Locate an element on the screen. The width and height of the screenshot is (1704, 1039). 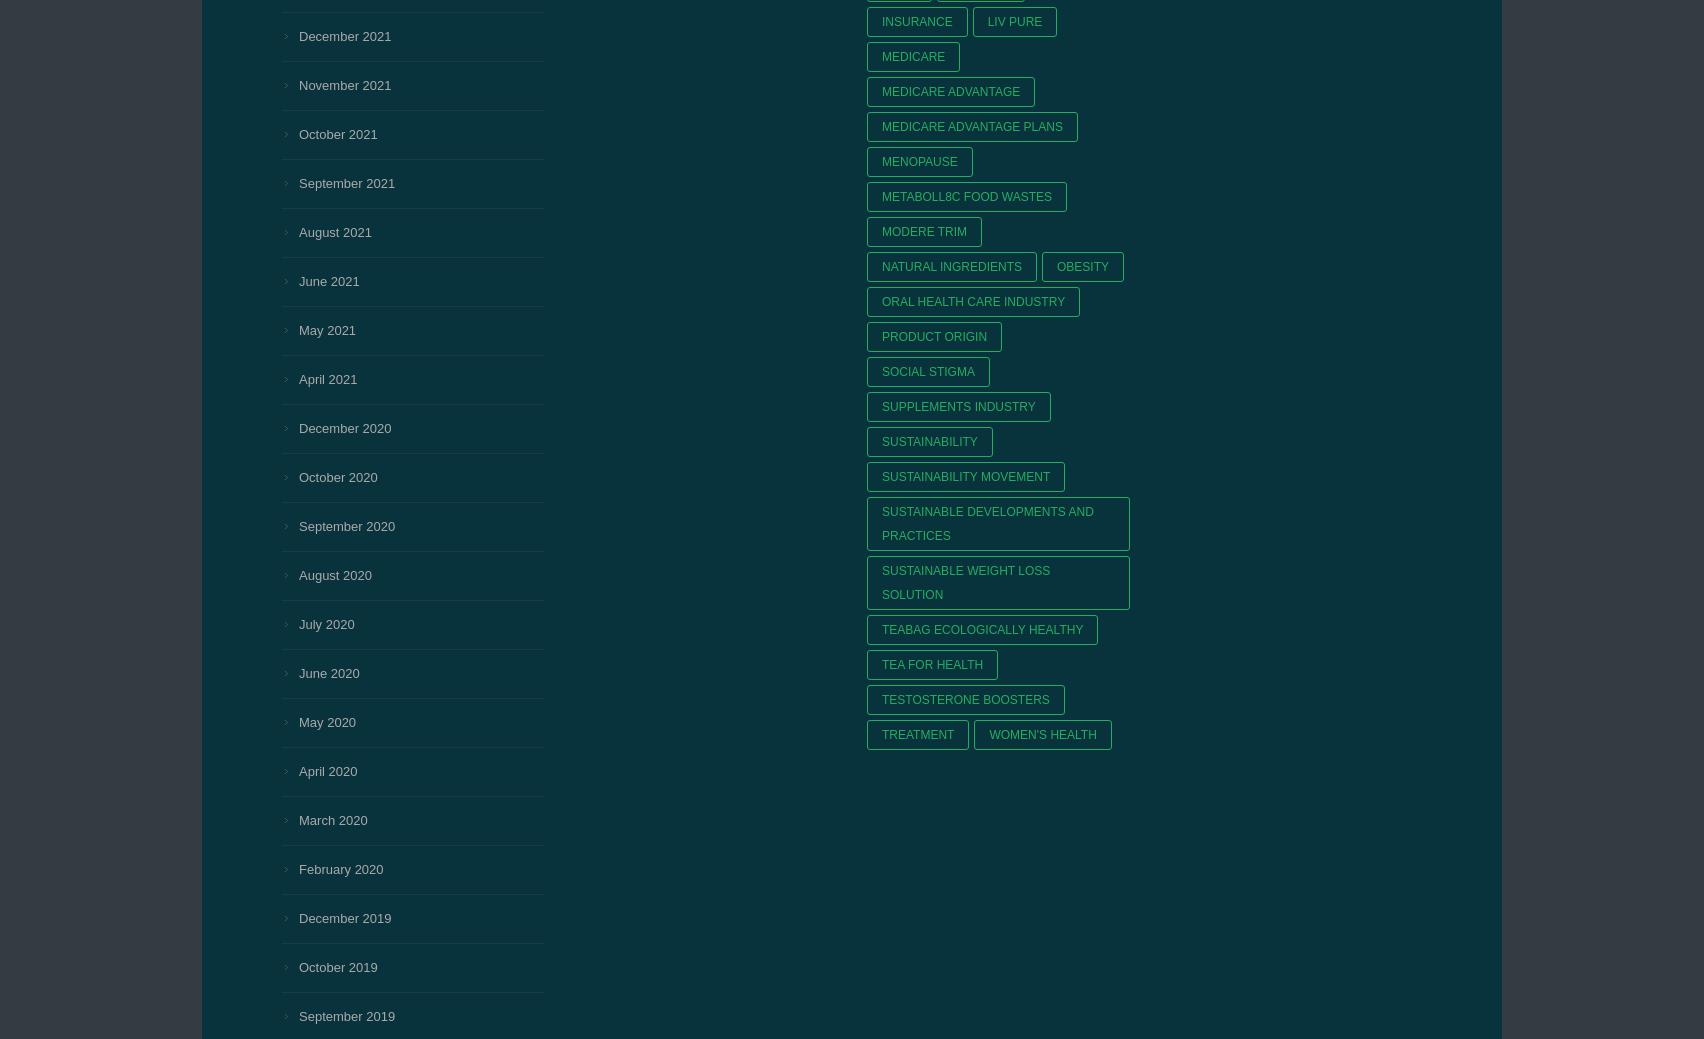
'April 2020' is located at coordinates (327, 770).